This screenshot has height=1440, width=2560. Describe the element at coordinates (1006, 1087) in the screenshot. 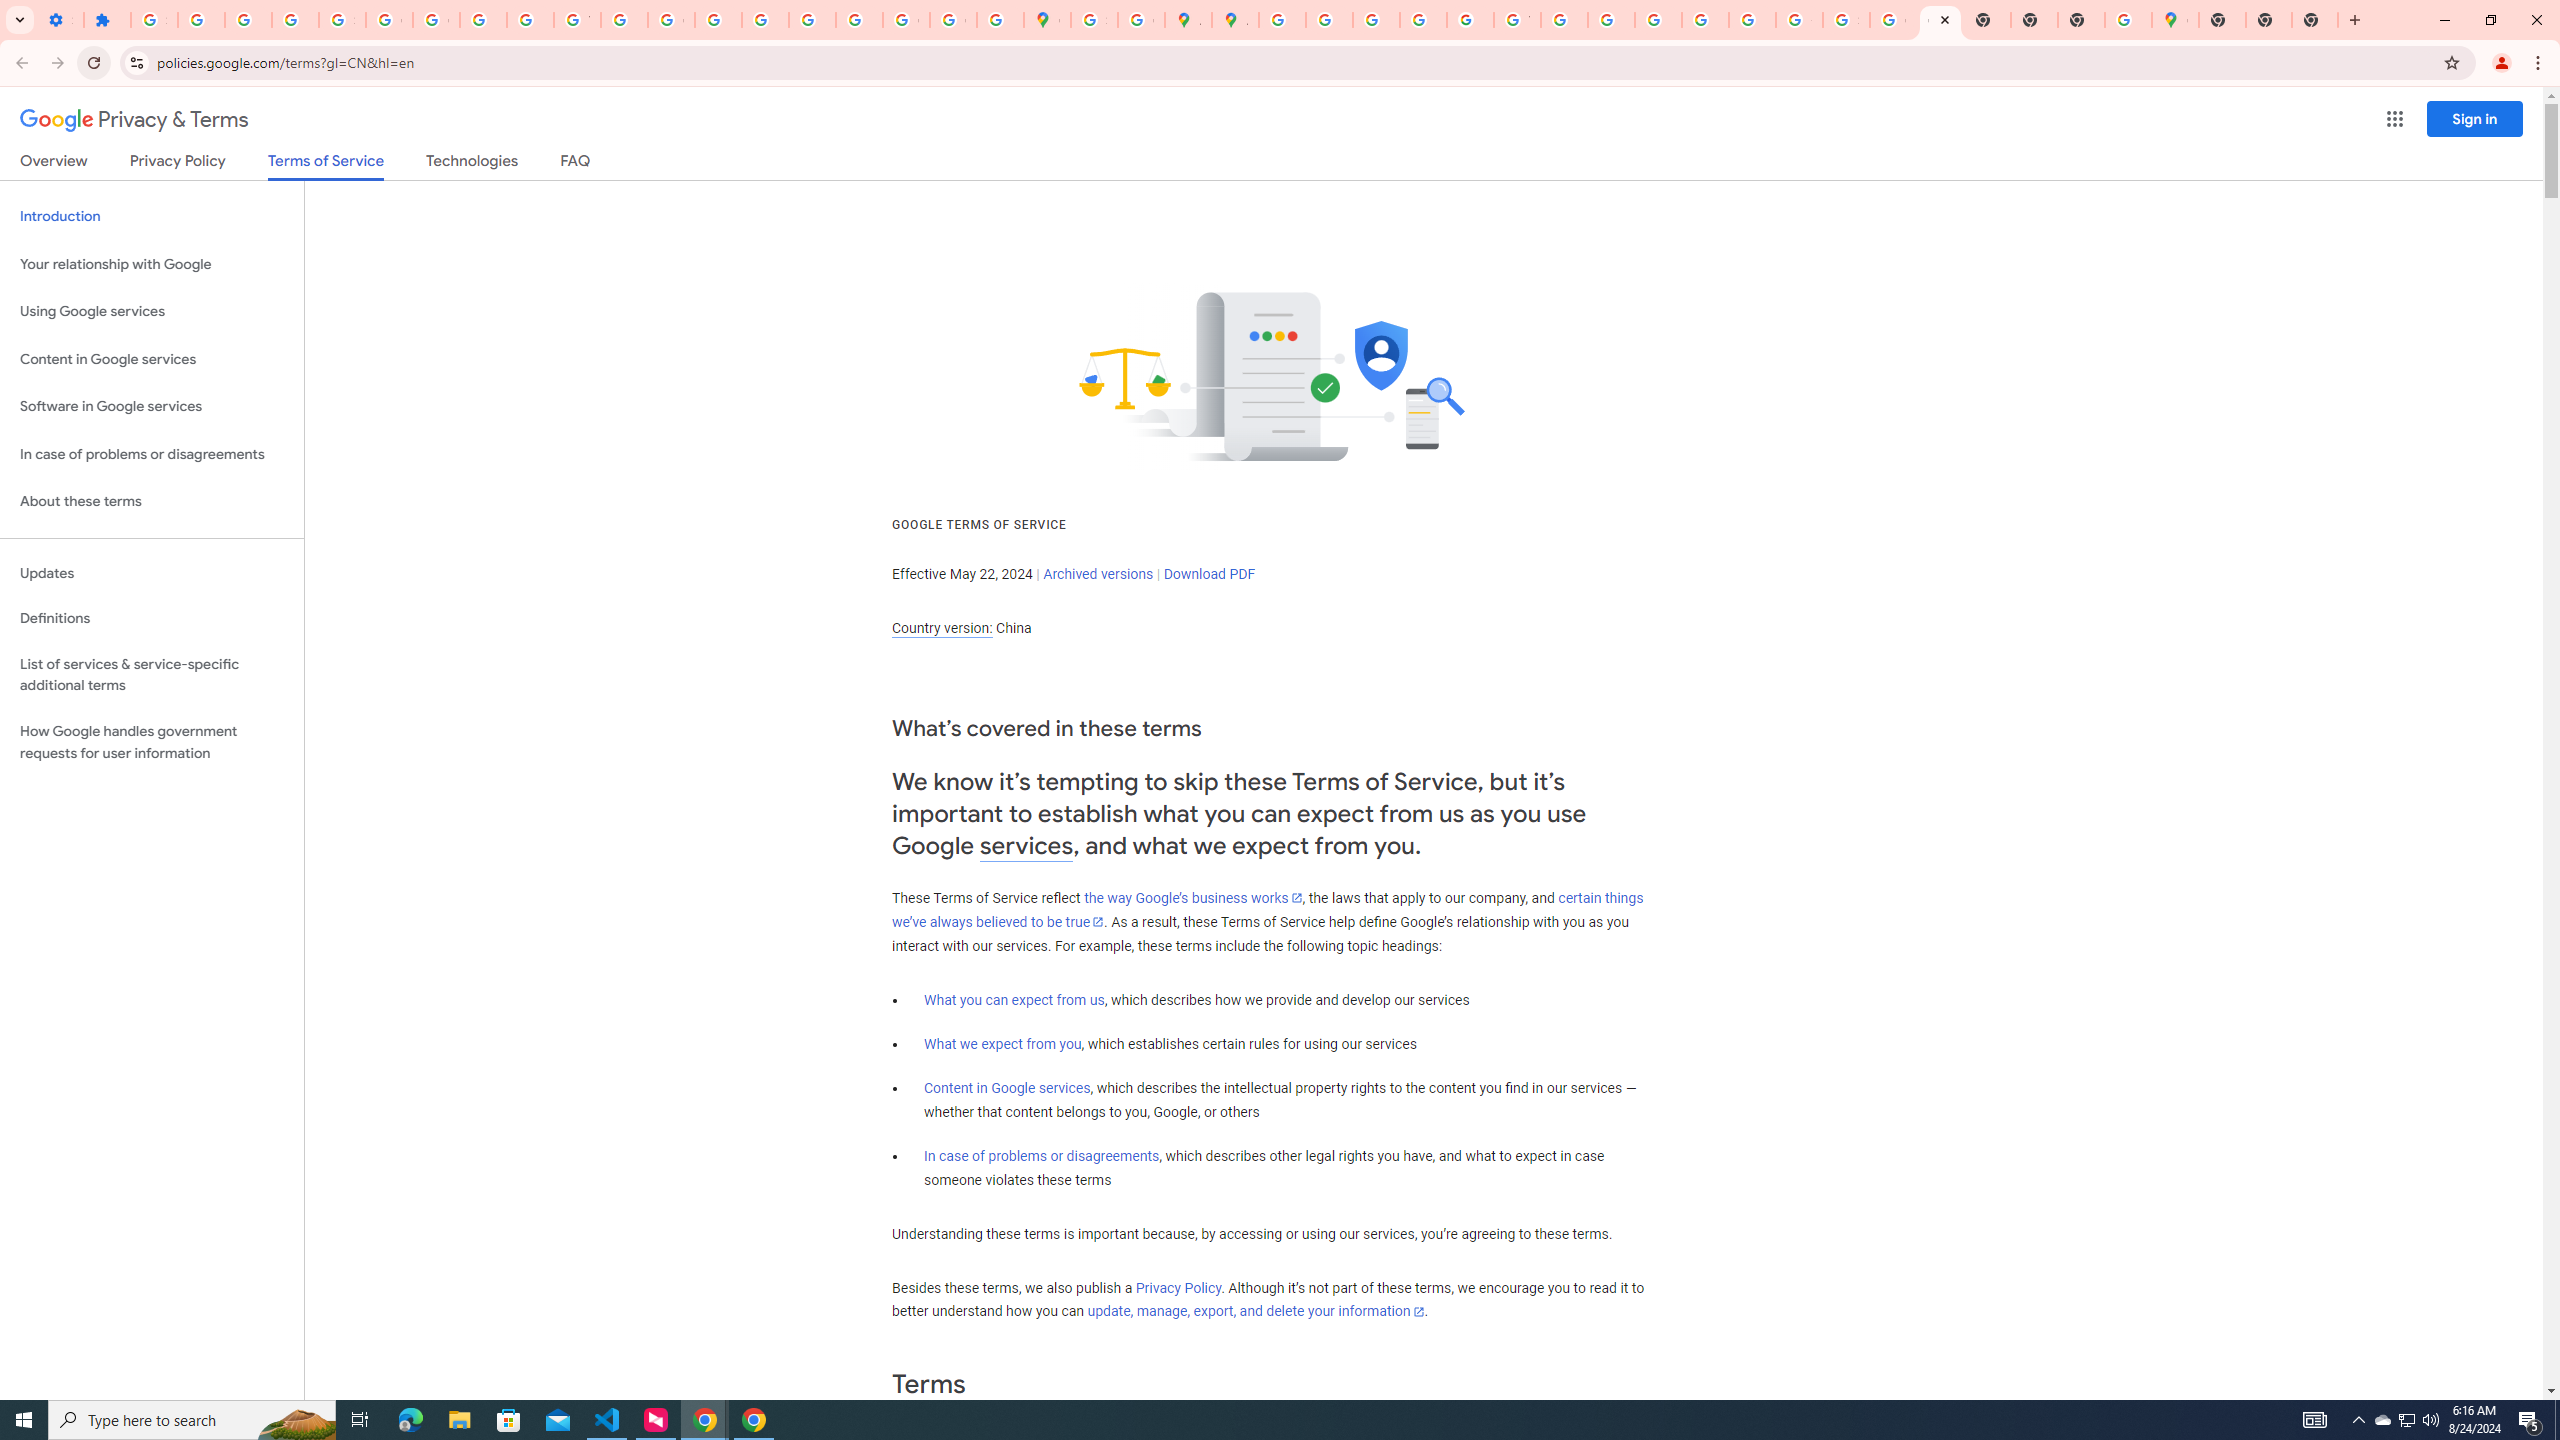

I see `'Content in Google services'` at that location.